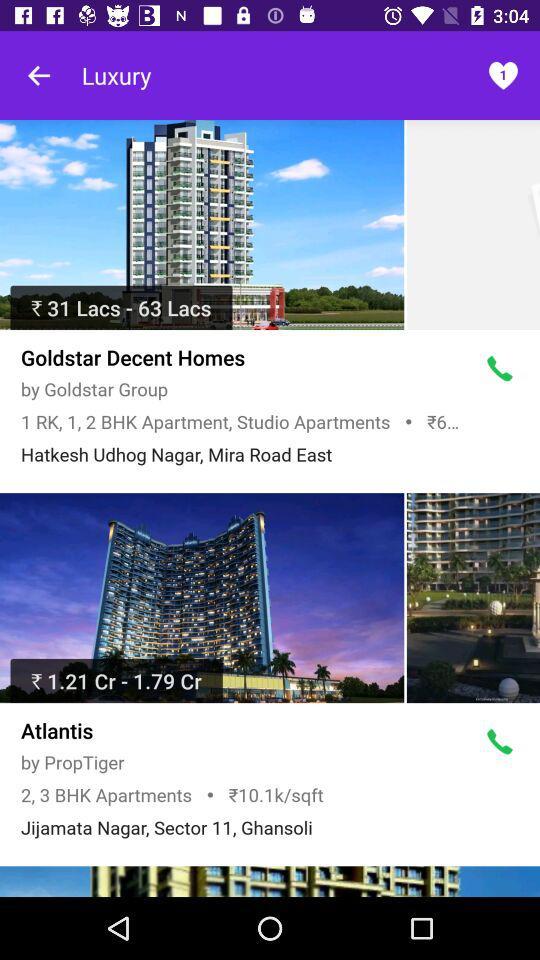 This screenshot has width=540, height=960. I want to click on the text luxury on page, so click(117, 76).